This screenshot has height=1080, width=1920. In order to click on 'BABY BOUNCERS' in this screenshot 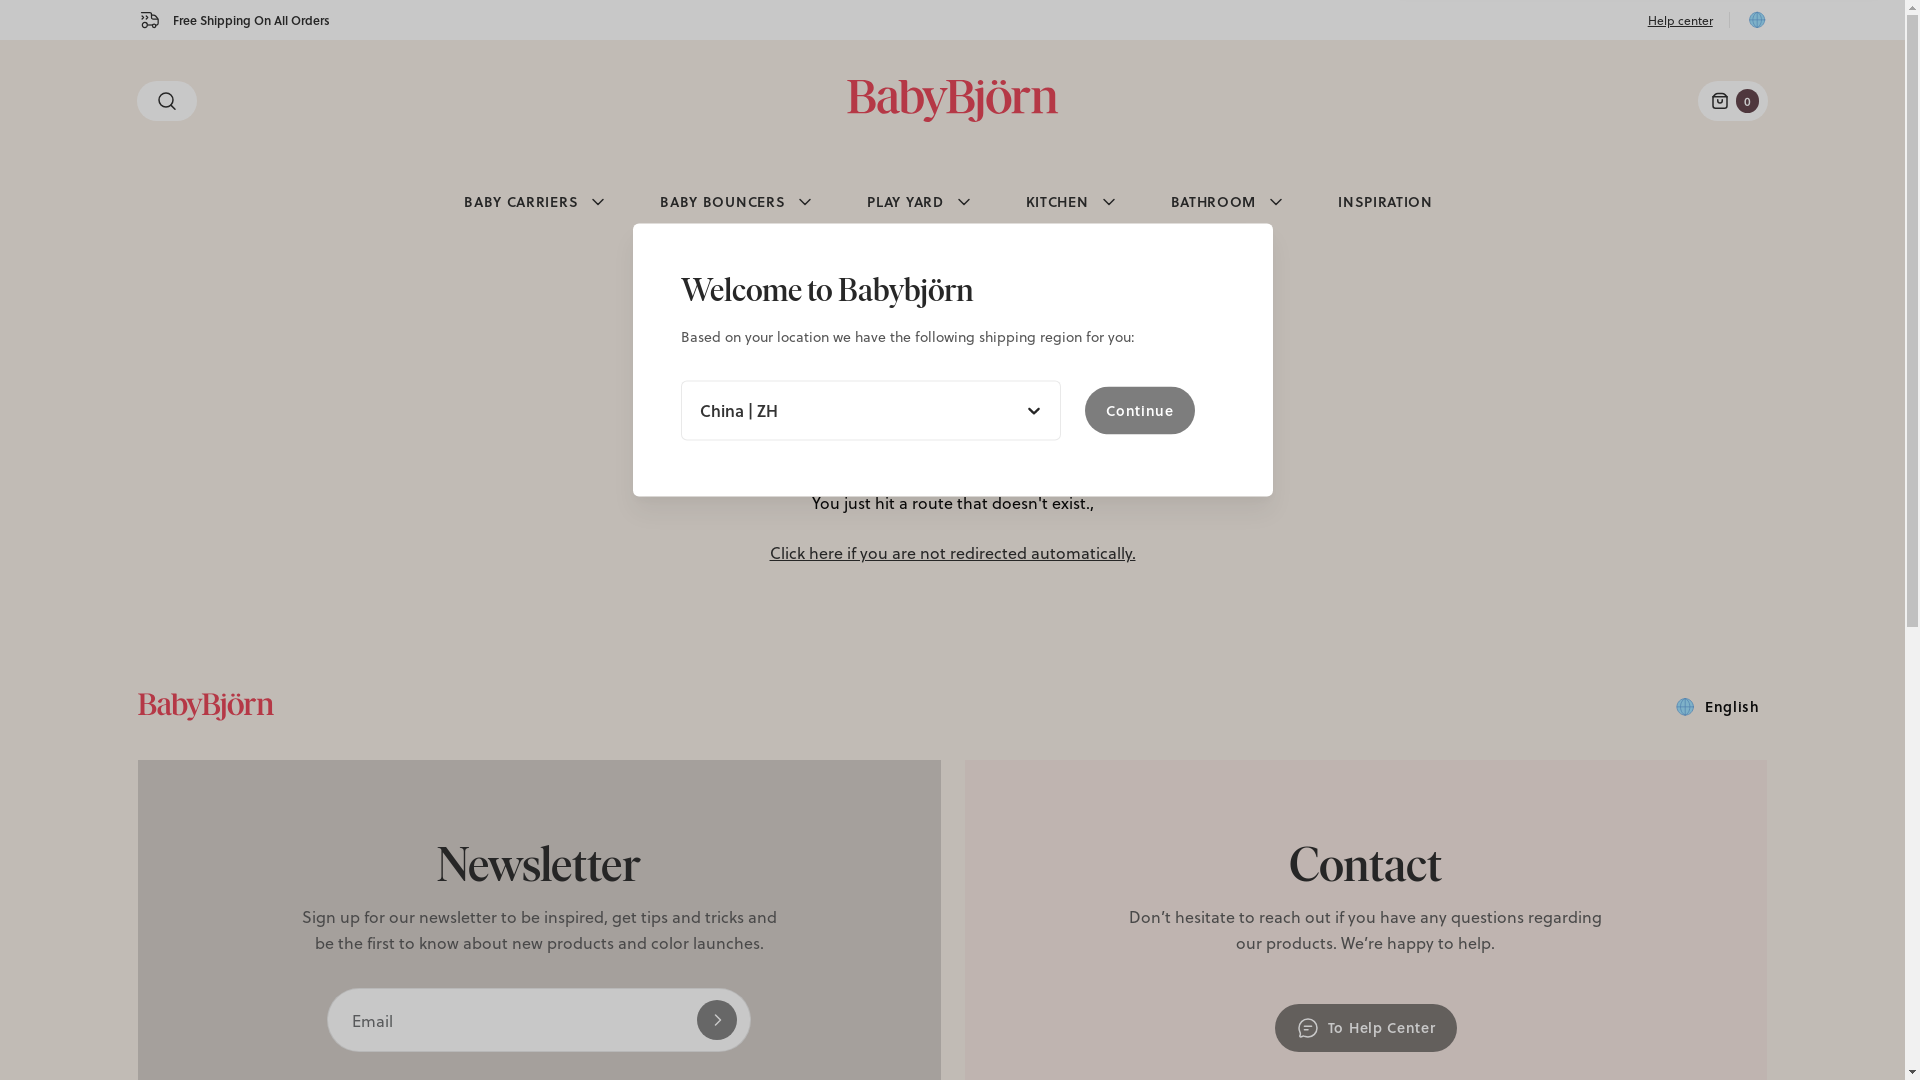, I will do `click(637, 201)`.